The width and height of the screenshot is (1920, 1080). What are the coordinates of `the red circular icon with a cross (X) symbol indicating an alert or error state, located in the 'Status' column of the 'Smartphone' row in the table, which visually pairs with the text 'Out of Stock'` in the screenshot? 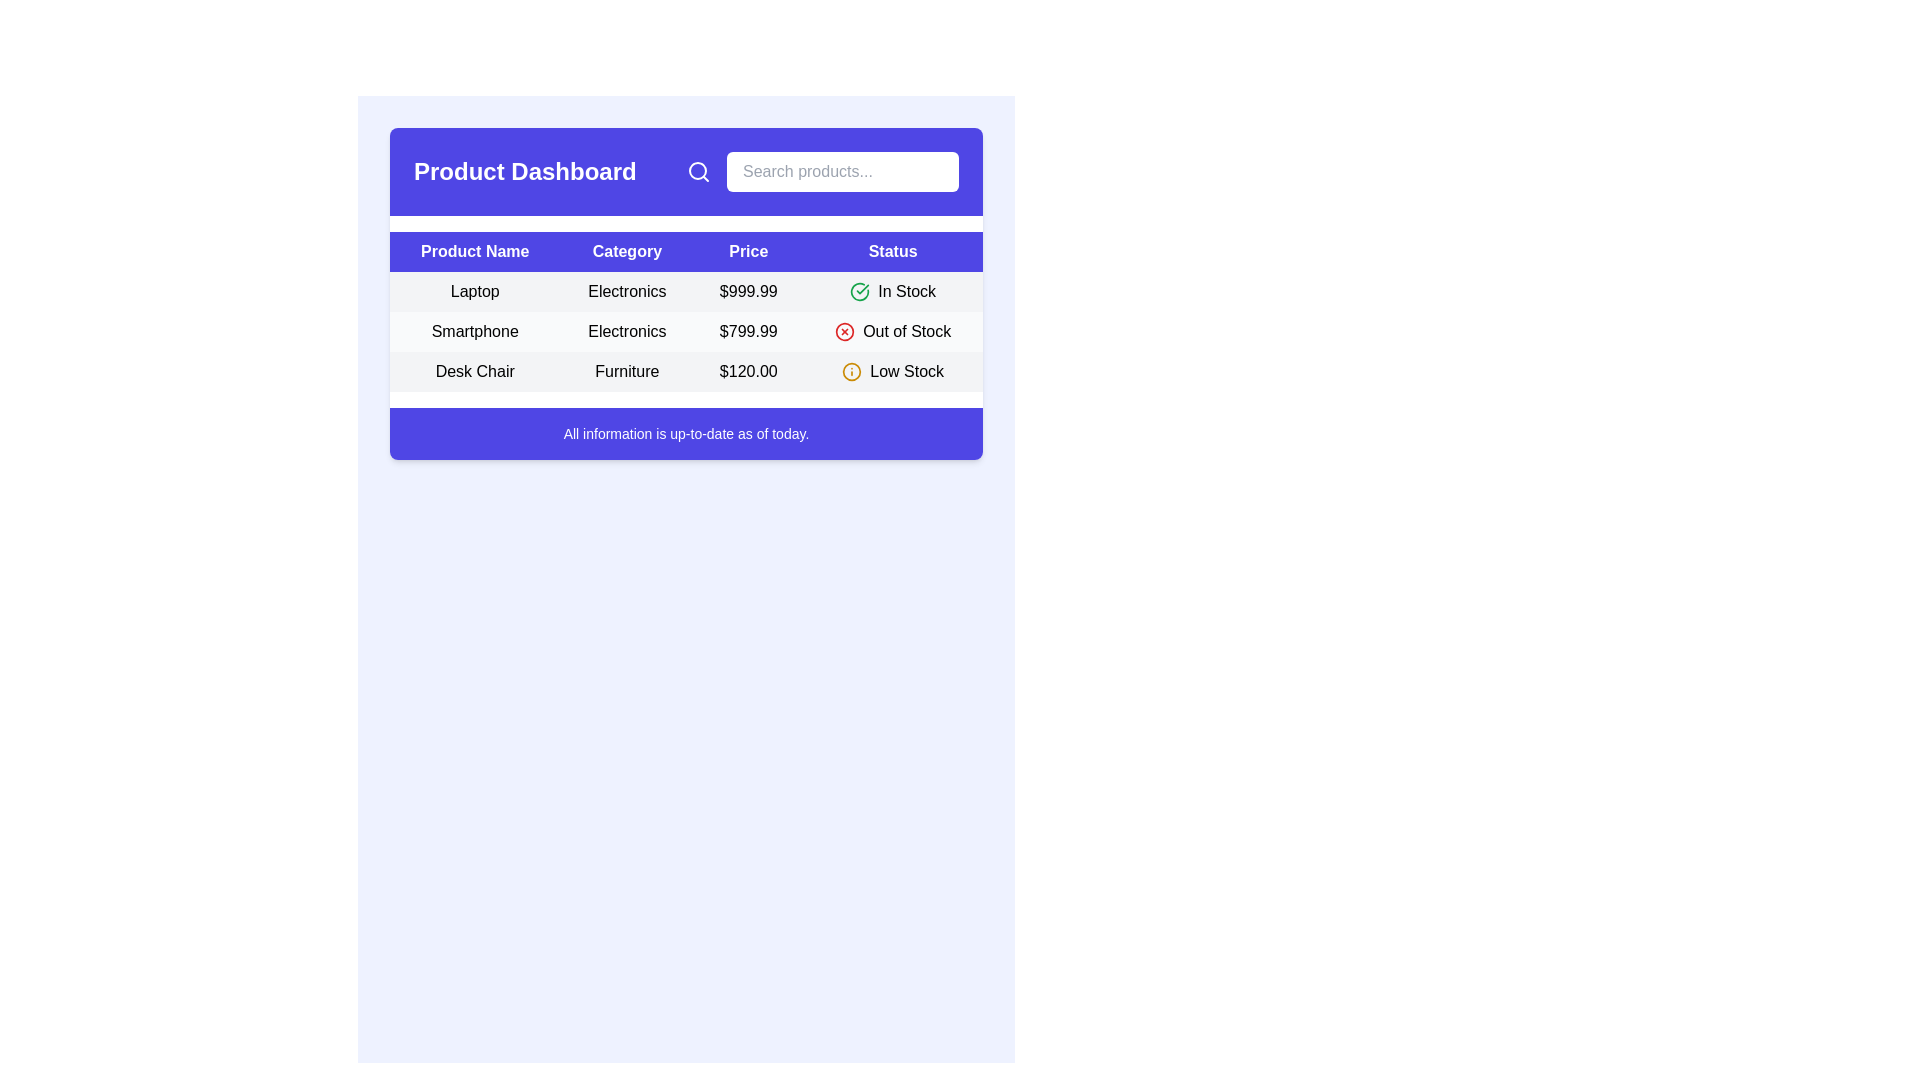 It's located at (845, 330).